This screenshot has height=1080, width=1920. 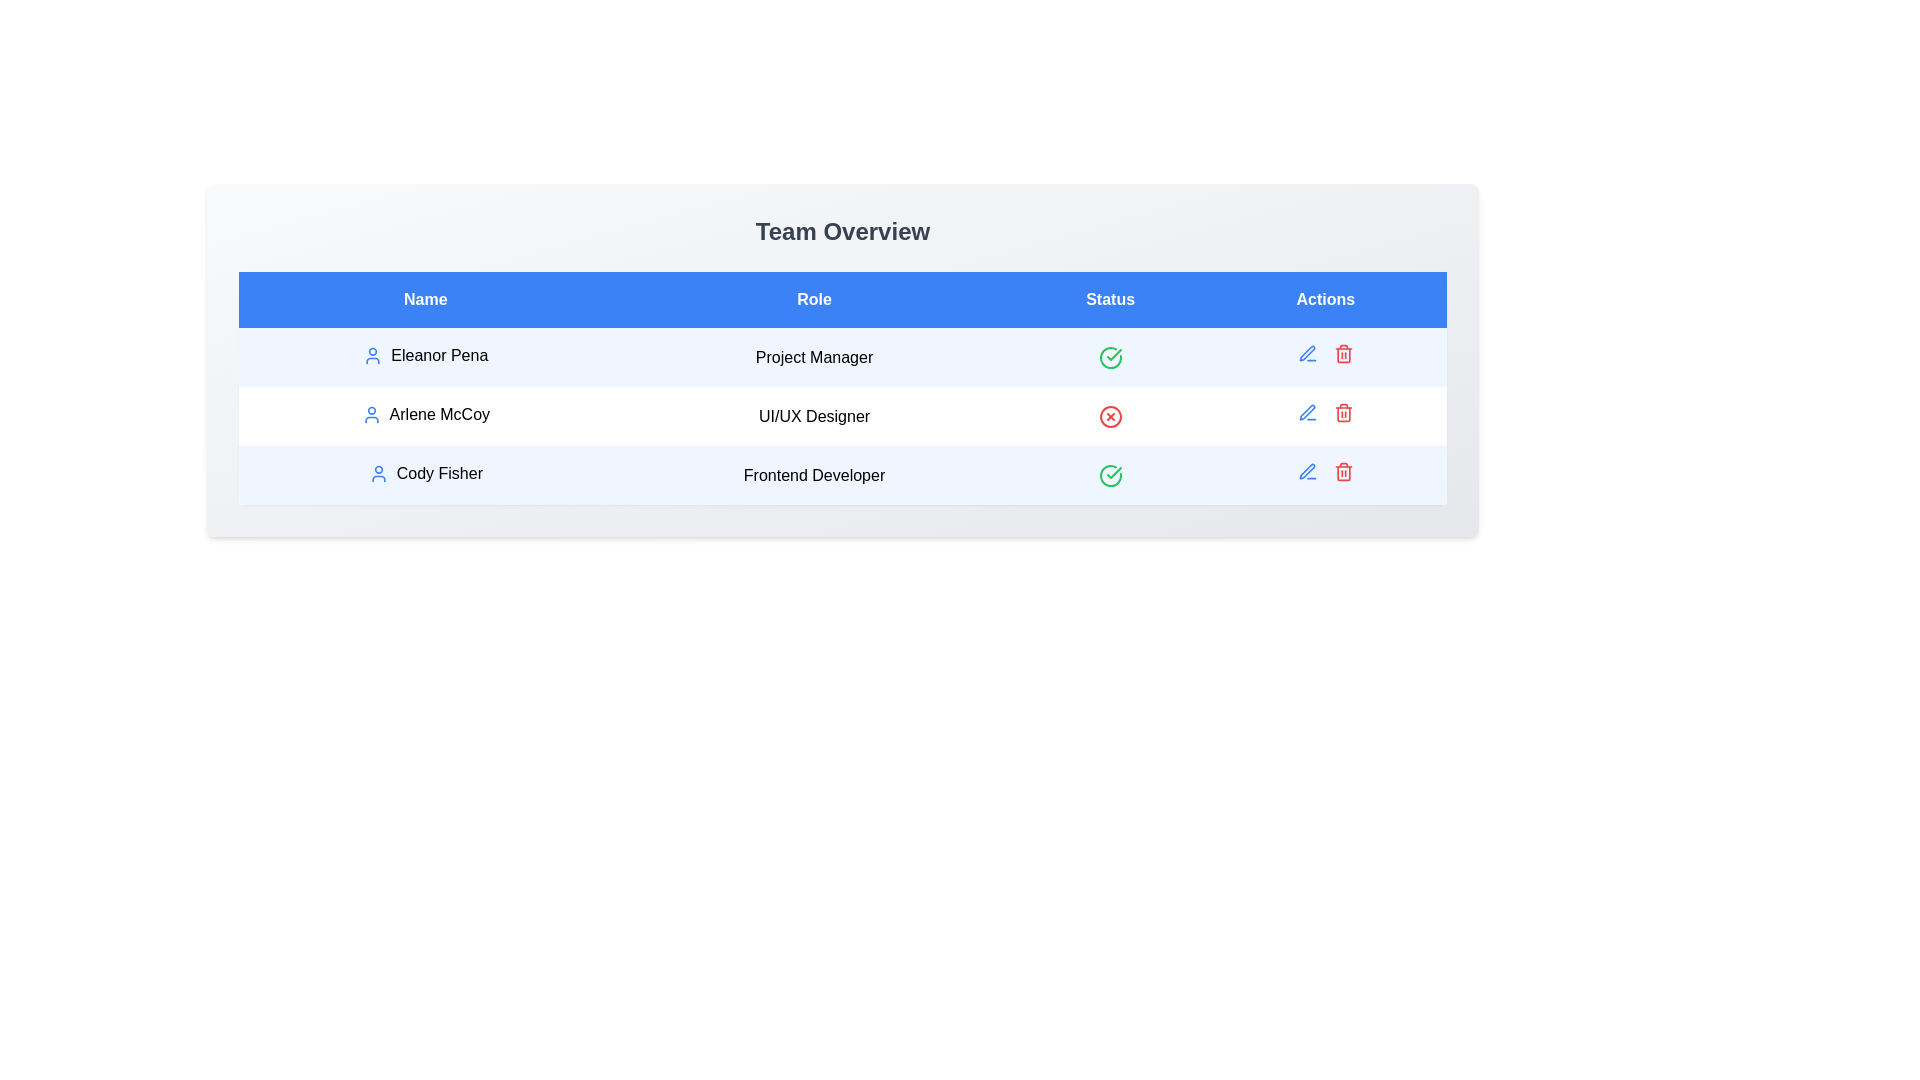 I want to click on the 'delete' button, which is the third interactive icon in the 'Actions' column of the second row of the data table, so click(x=1344, y=353).